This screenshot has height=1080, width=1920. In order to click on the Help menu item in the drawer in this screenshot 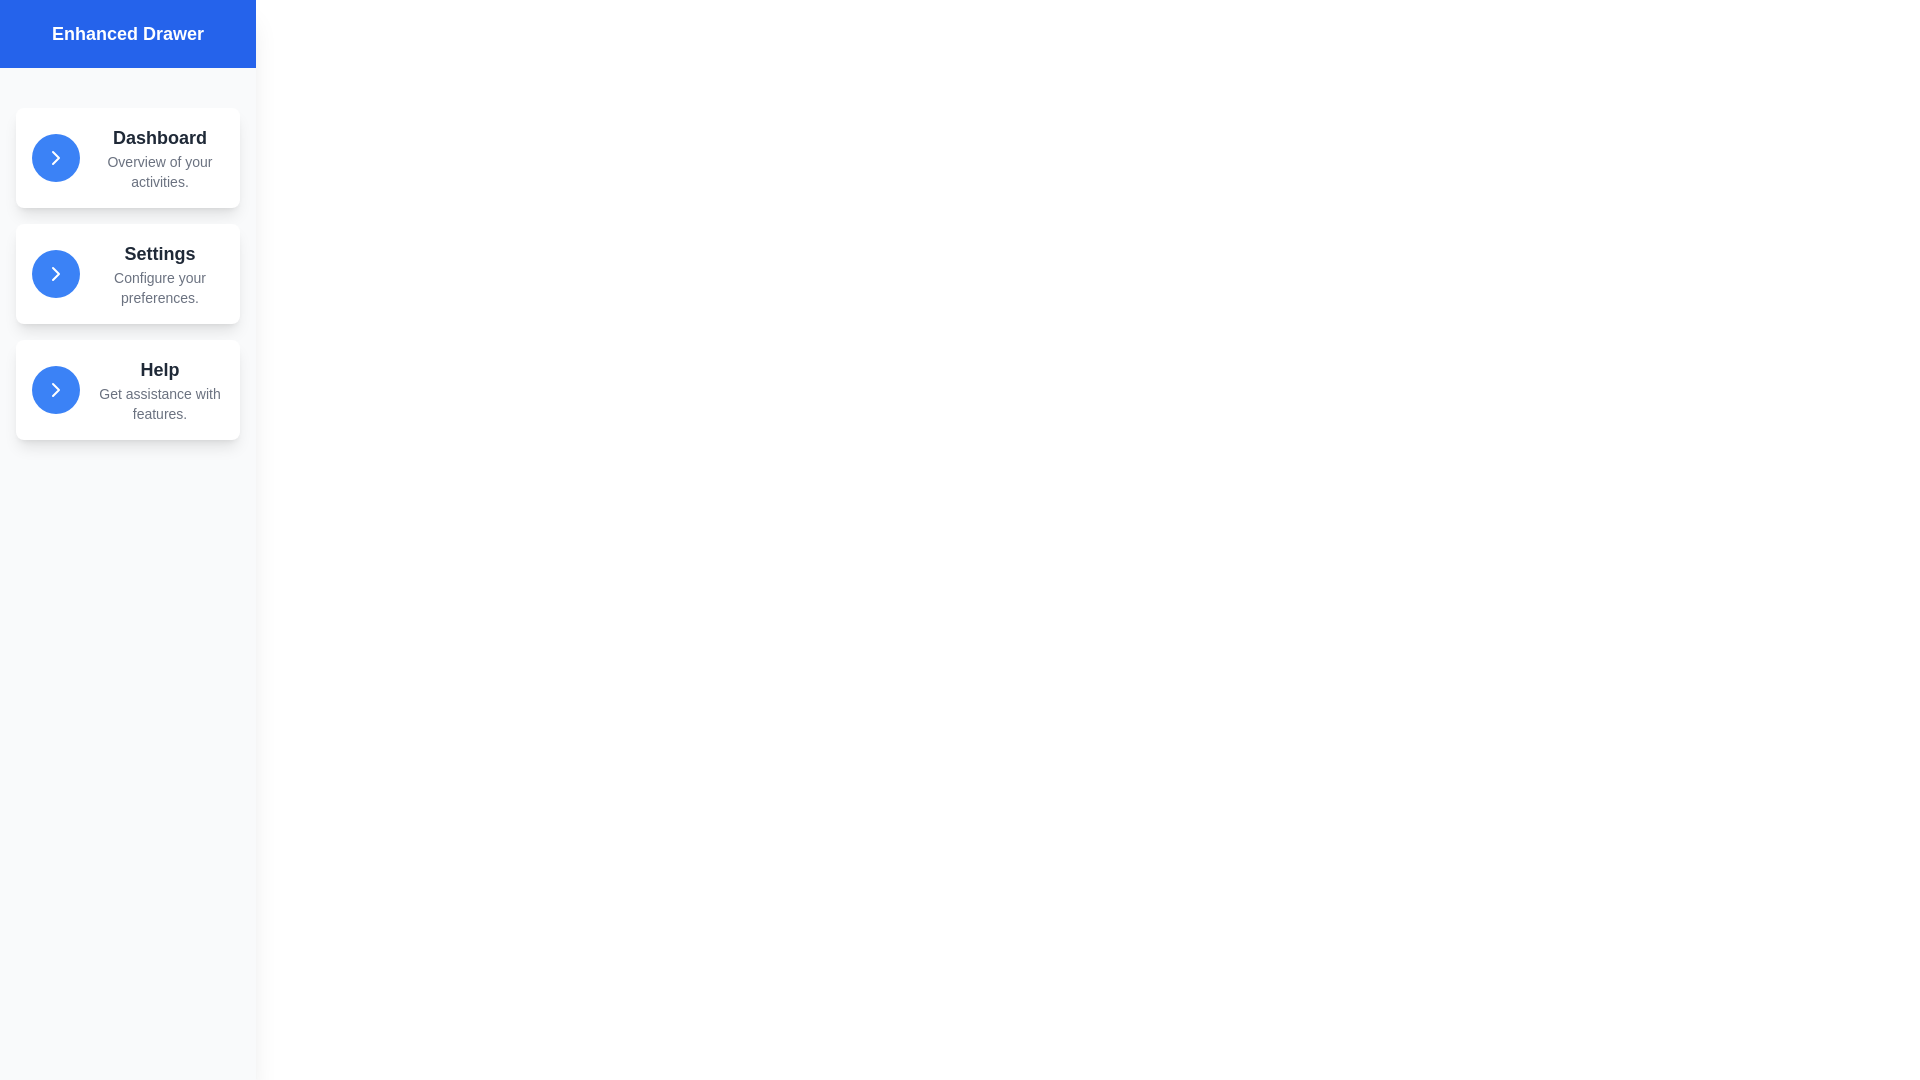, I will do `click(127, 389)`.